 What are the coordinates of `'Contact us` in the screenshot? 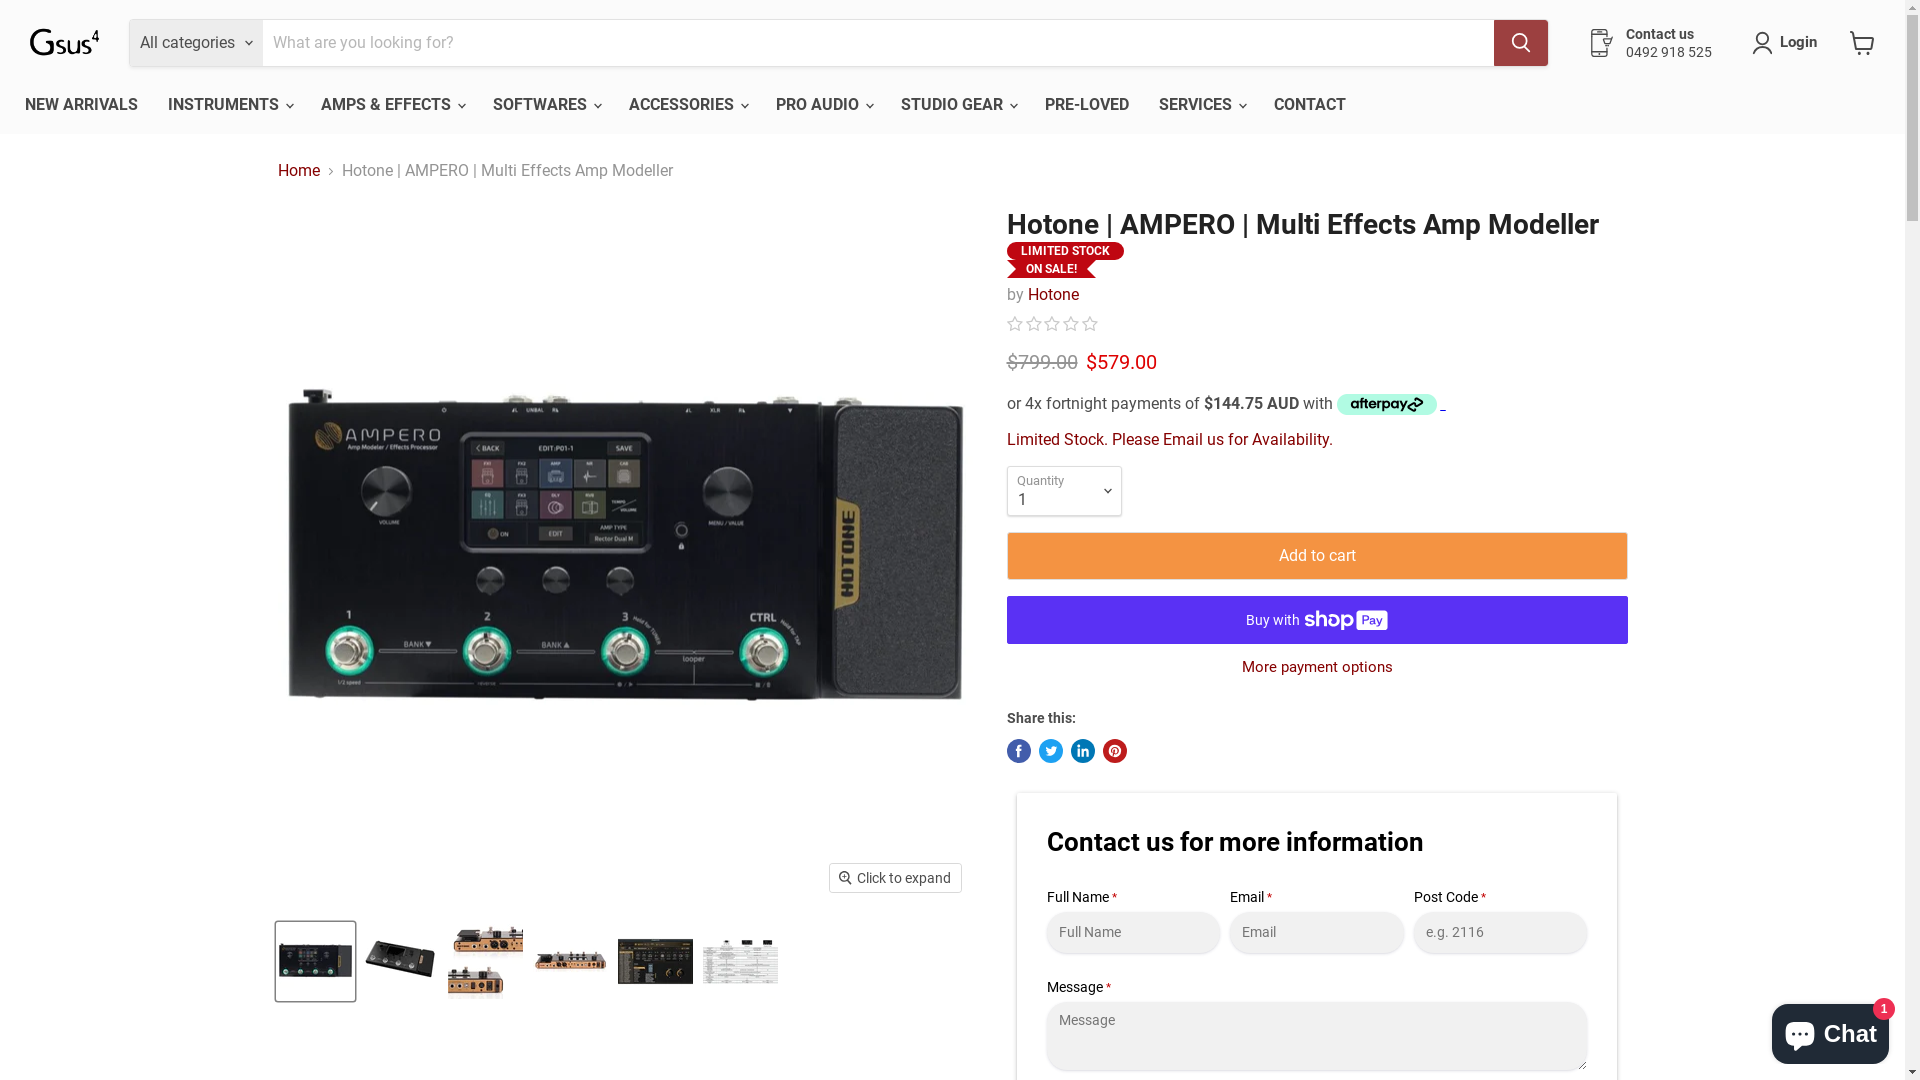 It's located at (1587, 42).